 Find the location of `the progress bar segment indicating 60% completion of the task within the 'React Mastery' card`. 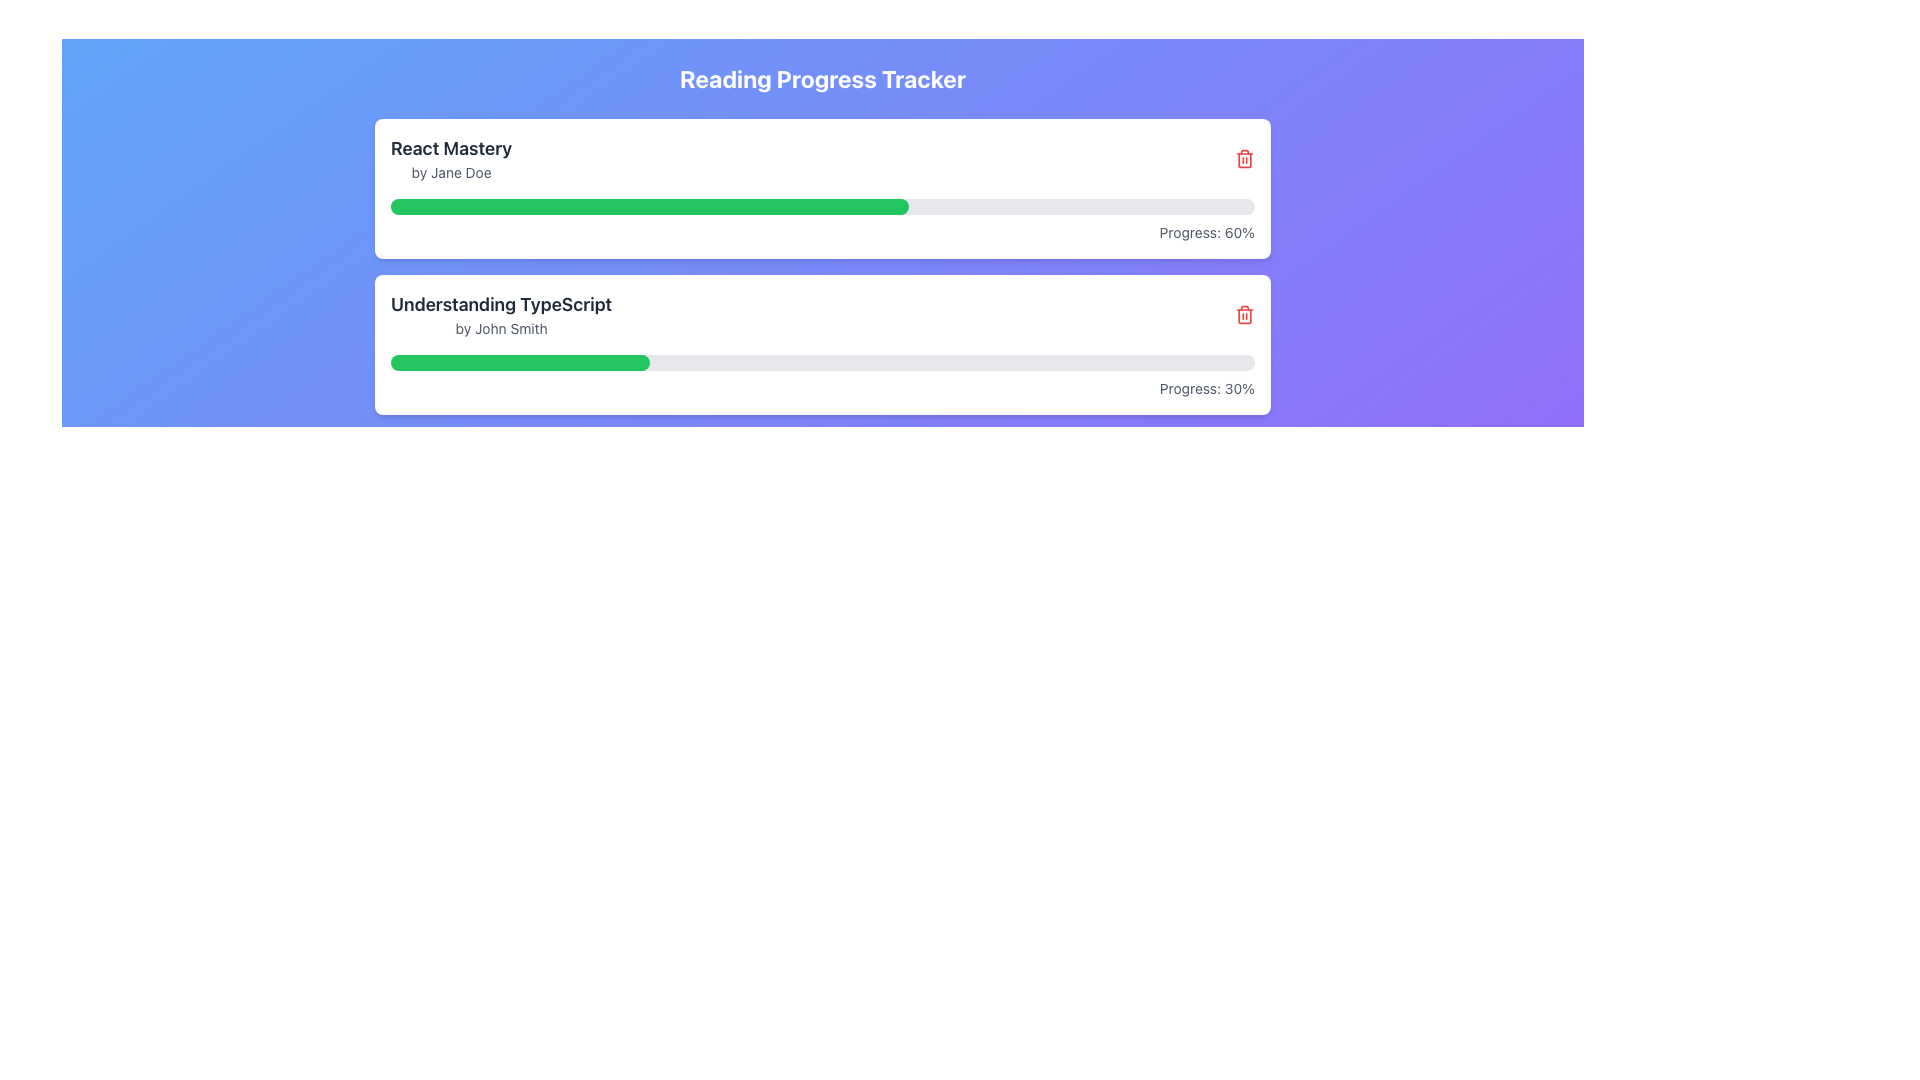

the progress bar segment indicating 60% completion of the task within the 'React Mastery' card is located at coordinates (650, 207).